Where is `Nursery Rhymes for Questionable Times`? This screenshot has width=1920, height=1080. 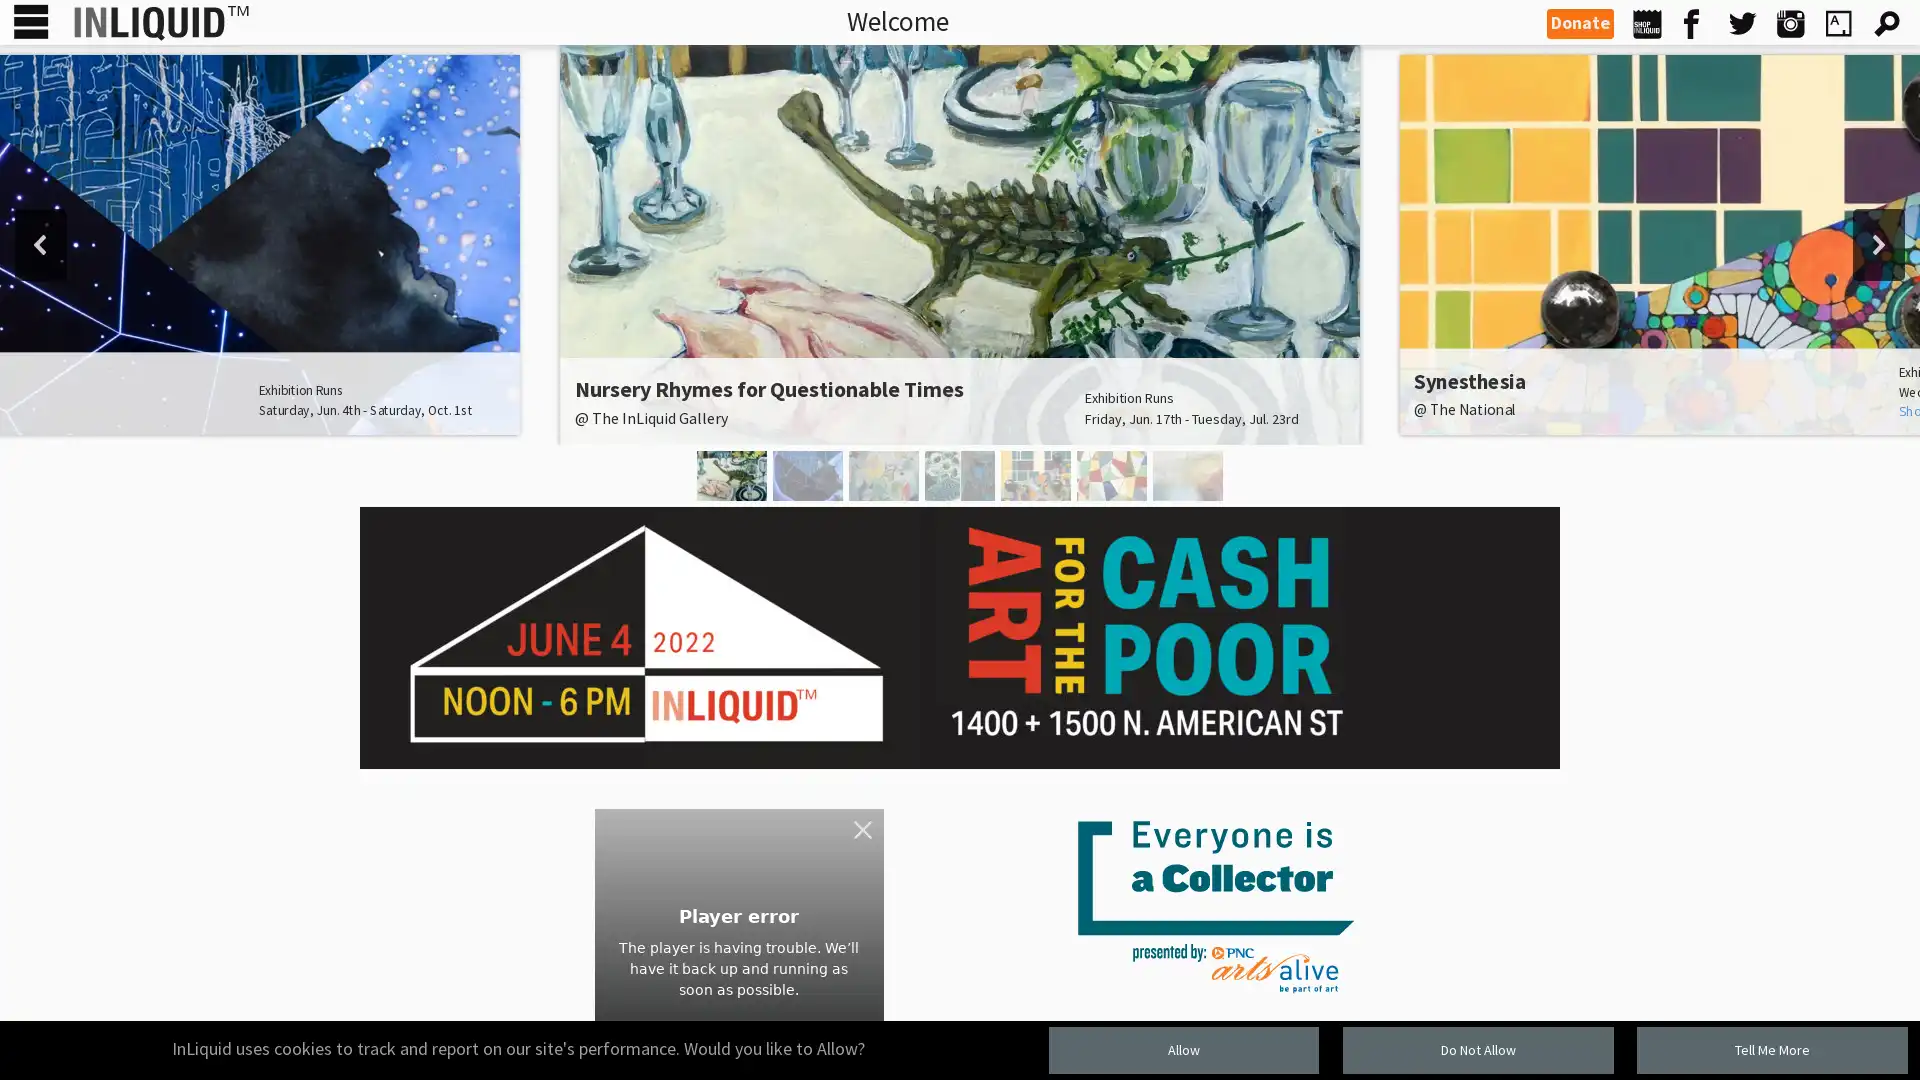 Nursery Rhymes for Questionable Times is located at coordinates (730, 475).